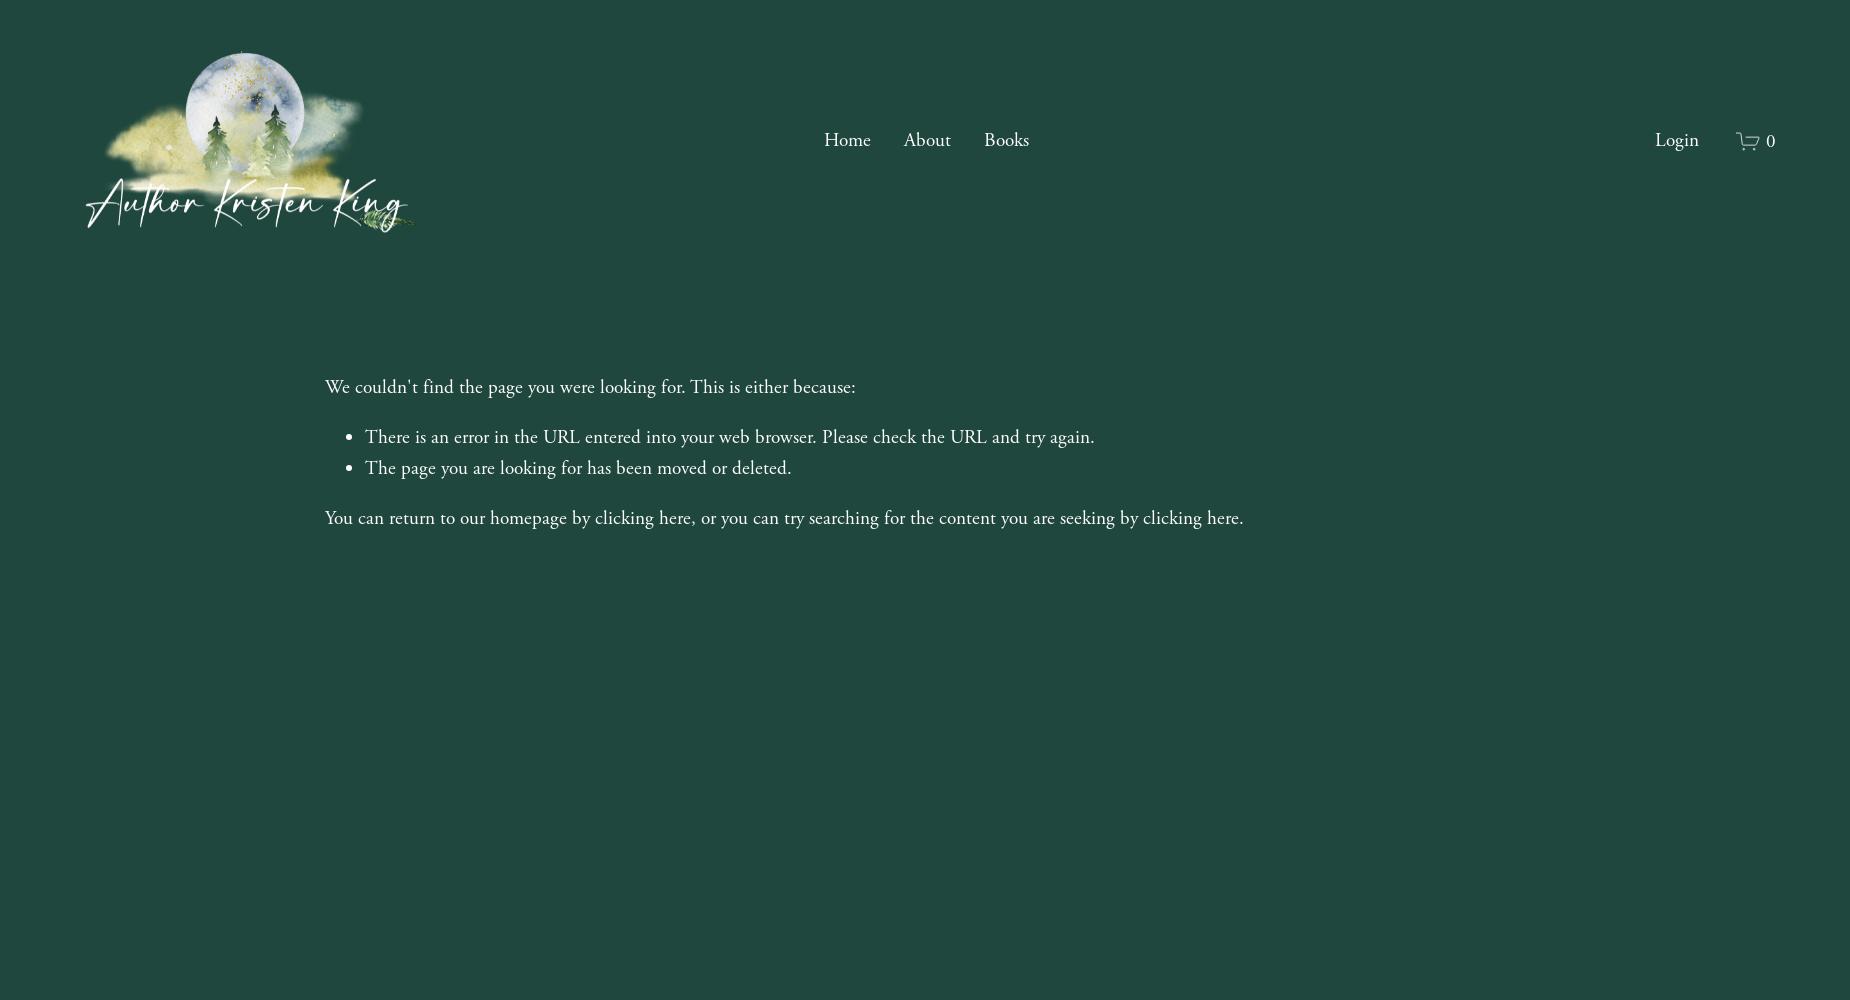 This screenshot has width=1850, height=1000. What do you see at coordinates (458, 517) in the screenshot?
I see `'You can return to our homepage by'` at bounding box center [458, 517].